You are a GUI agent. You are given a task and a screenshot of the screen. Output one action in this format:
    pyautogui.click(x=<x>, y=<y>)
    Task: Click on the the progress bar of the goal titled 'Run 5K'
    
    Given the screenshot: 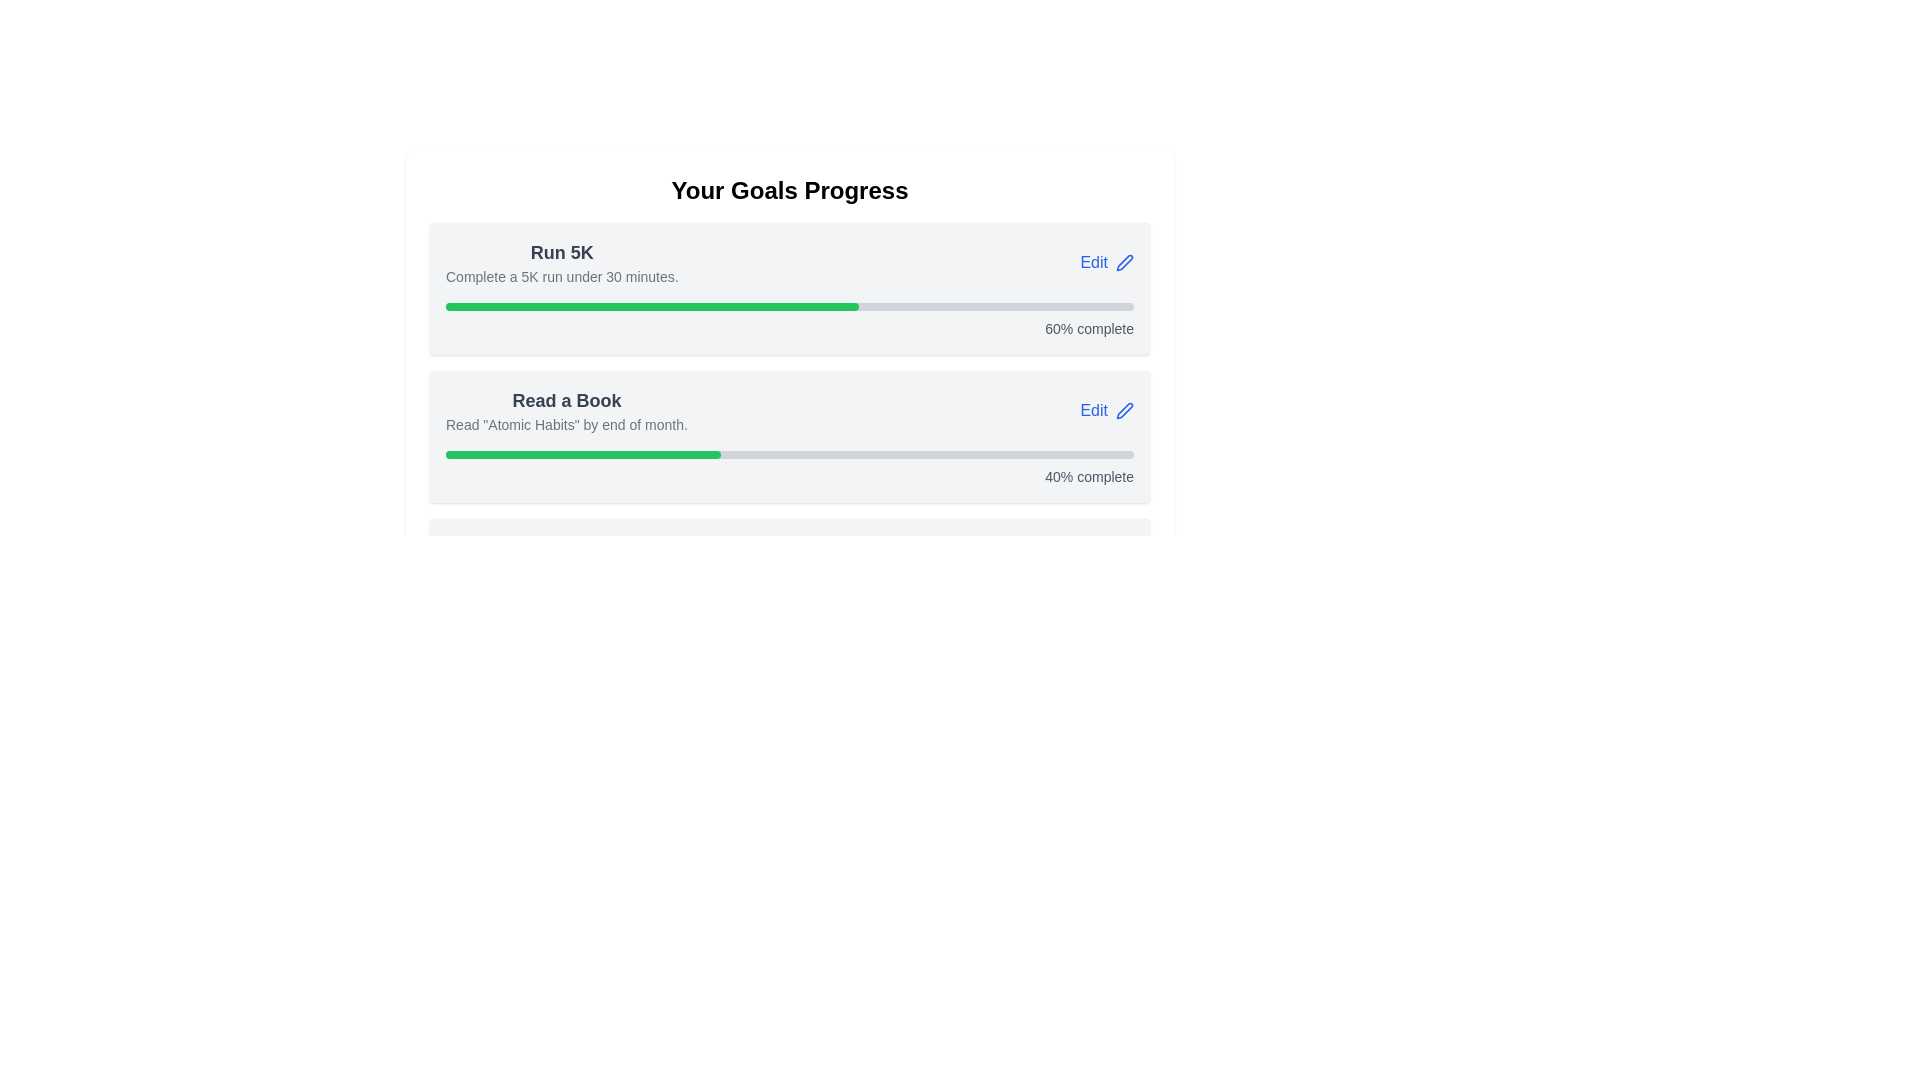 What is the action you would take?
    pyautogui.click(x=789, y=289)
    